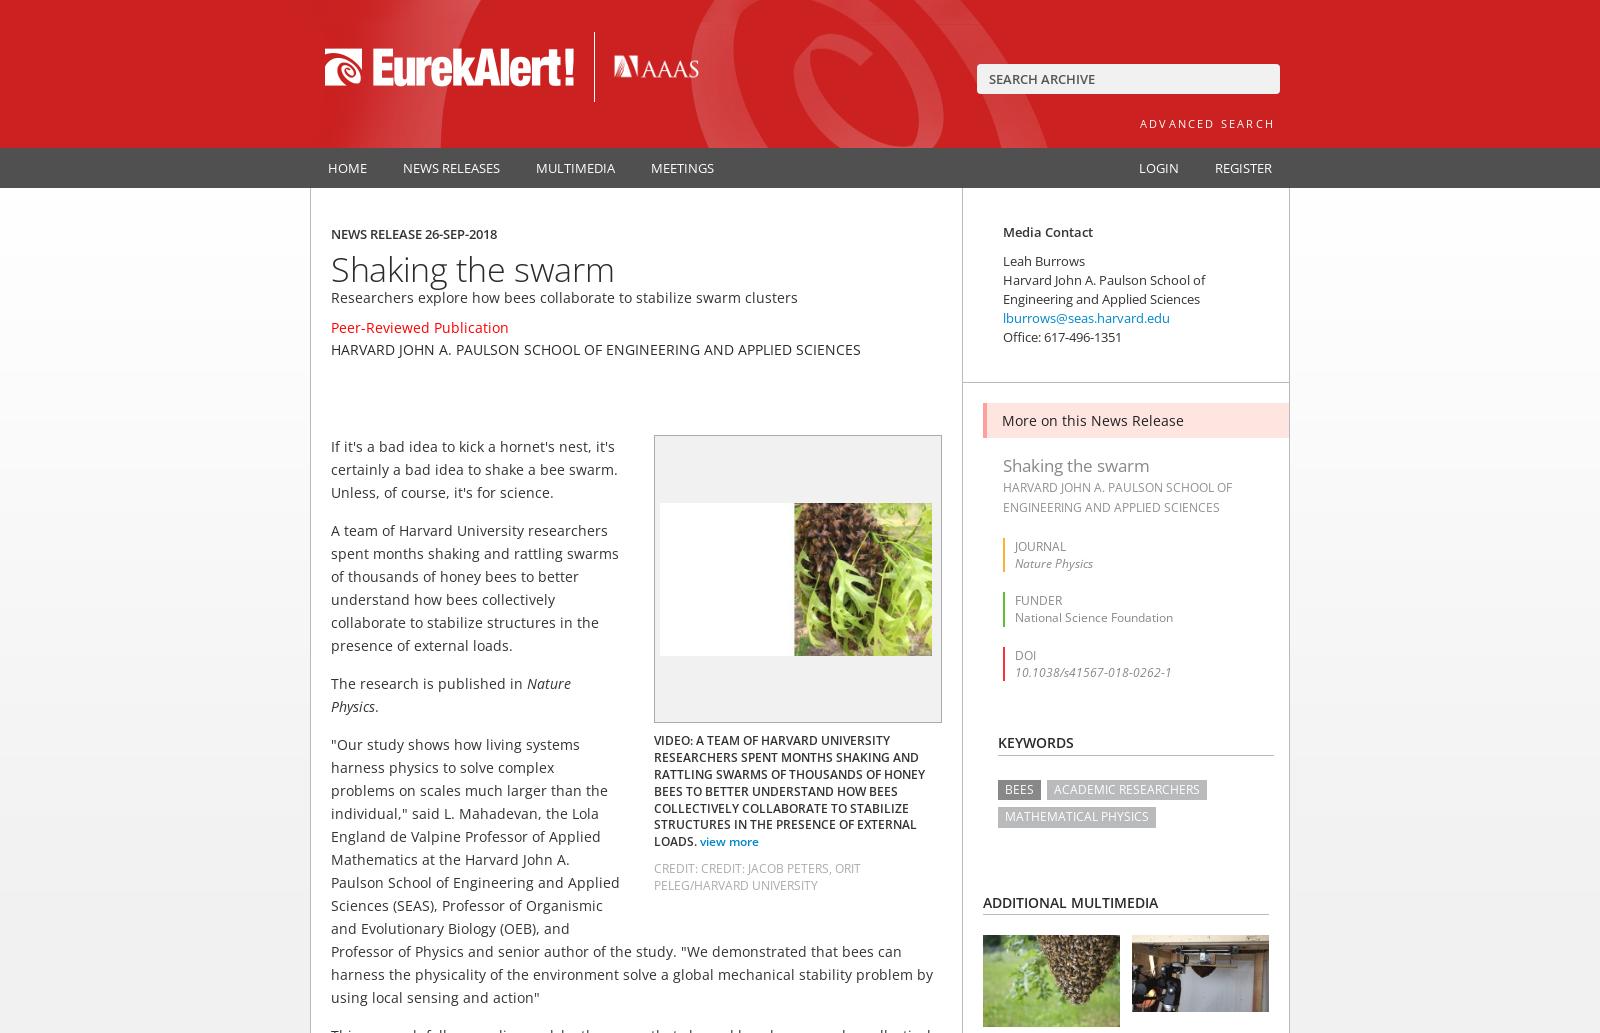 This screenshot has height=1033, width=1600. What do you see at coordinates (378, 233) in the screenshot?
I see `'News Release'` at bounding box center [378, 233].